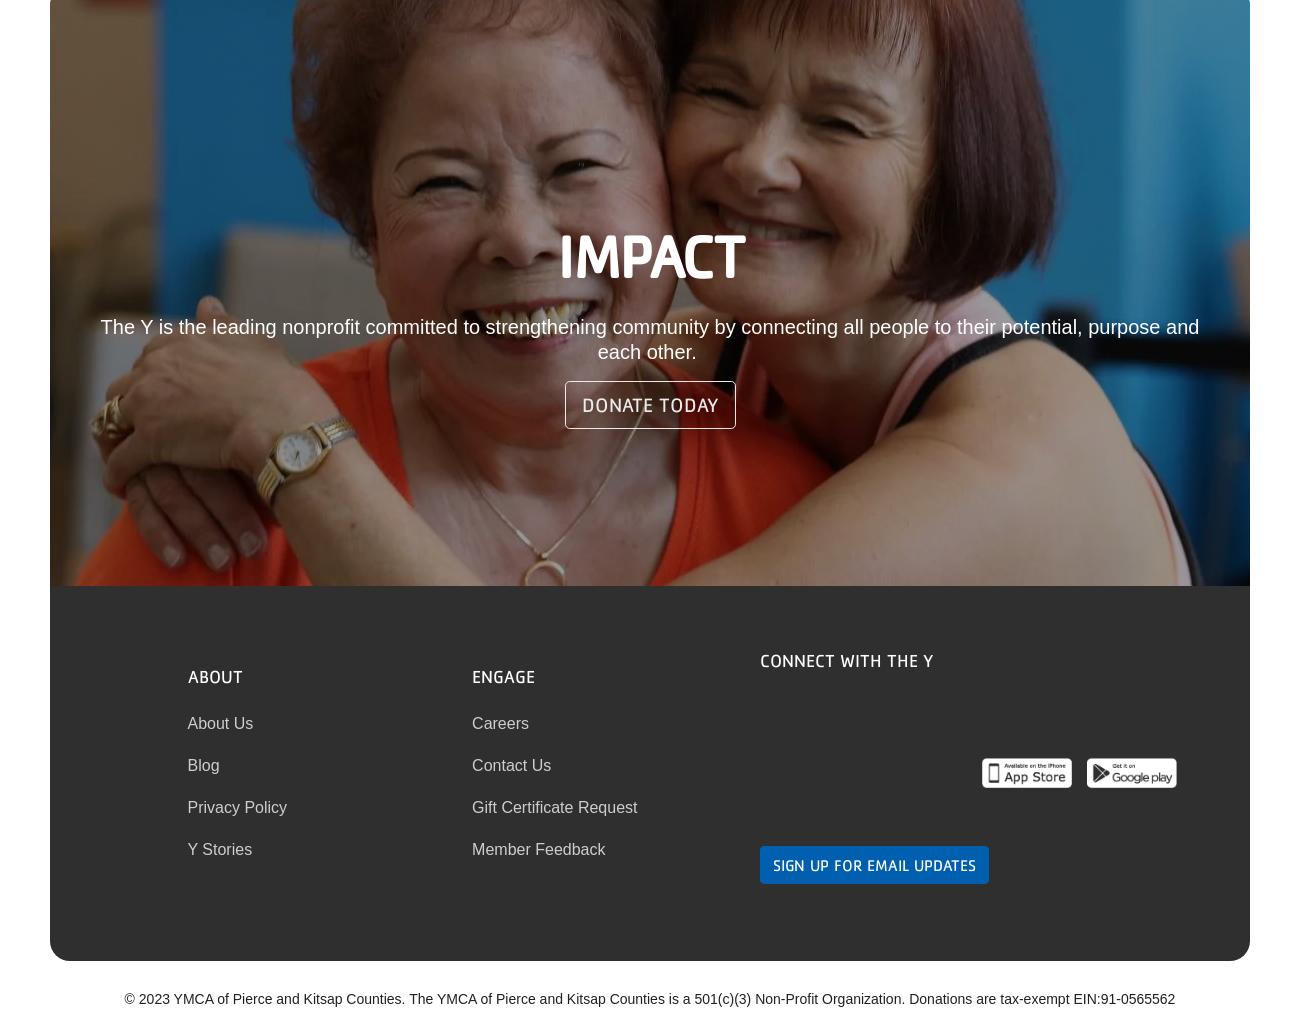  What do you see at coordinates (214, 674) in the screenshot?
I see `'About'` at bounding box center [214, 674].